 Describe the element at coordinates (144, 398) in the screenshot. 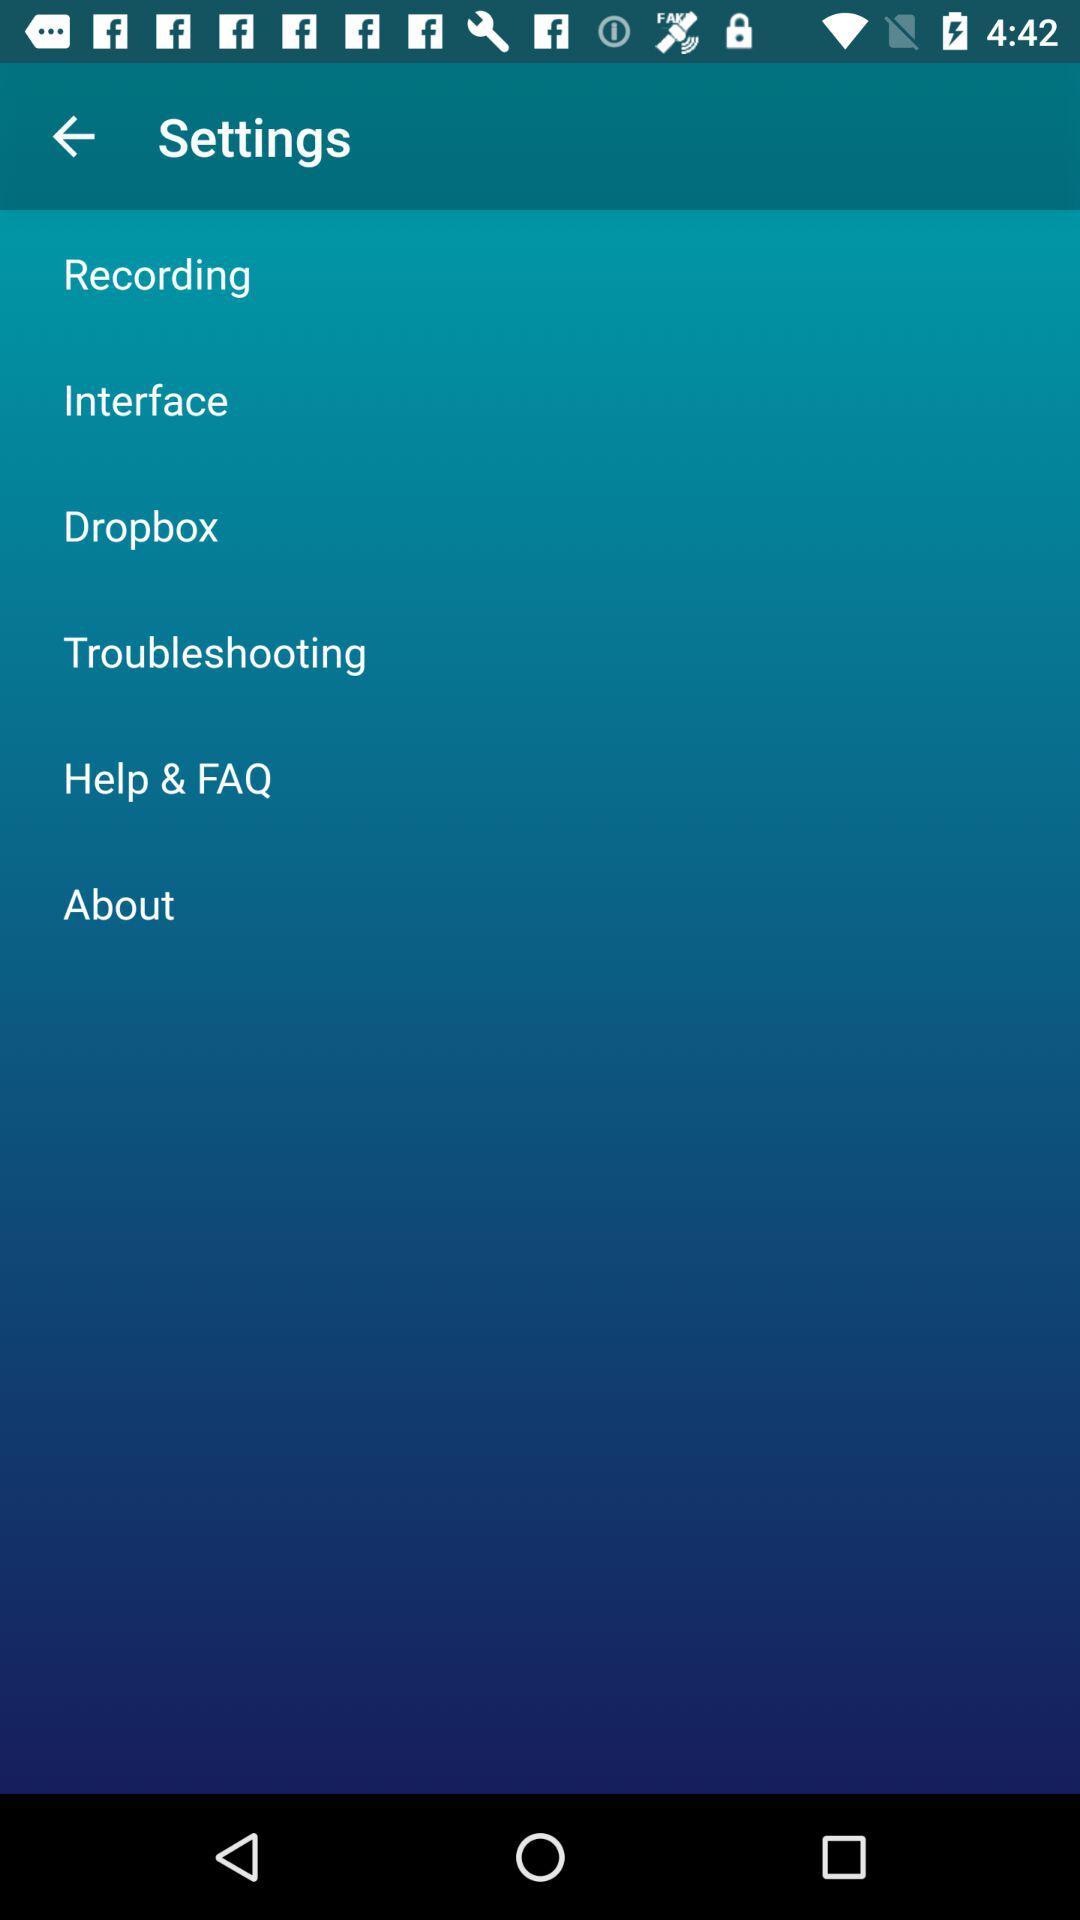

I see `the icon above dropbox icon` at that location.